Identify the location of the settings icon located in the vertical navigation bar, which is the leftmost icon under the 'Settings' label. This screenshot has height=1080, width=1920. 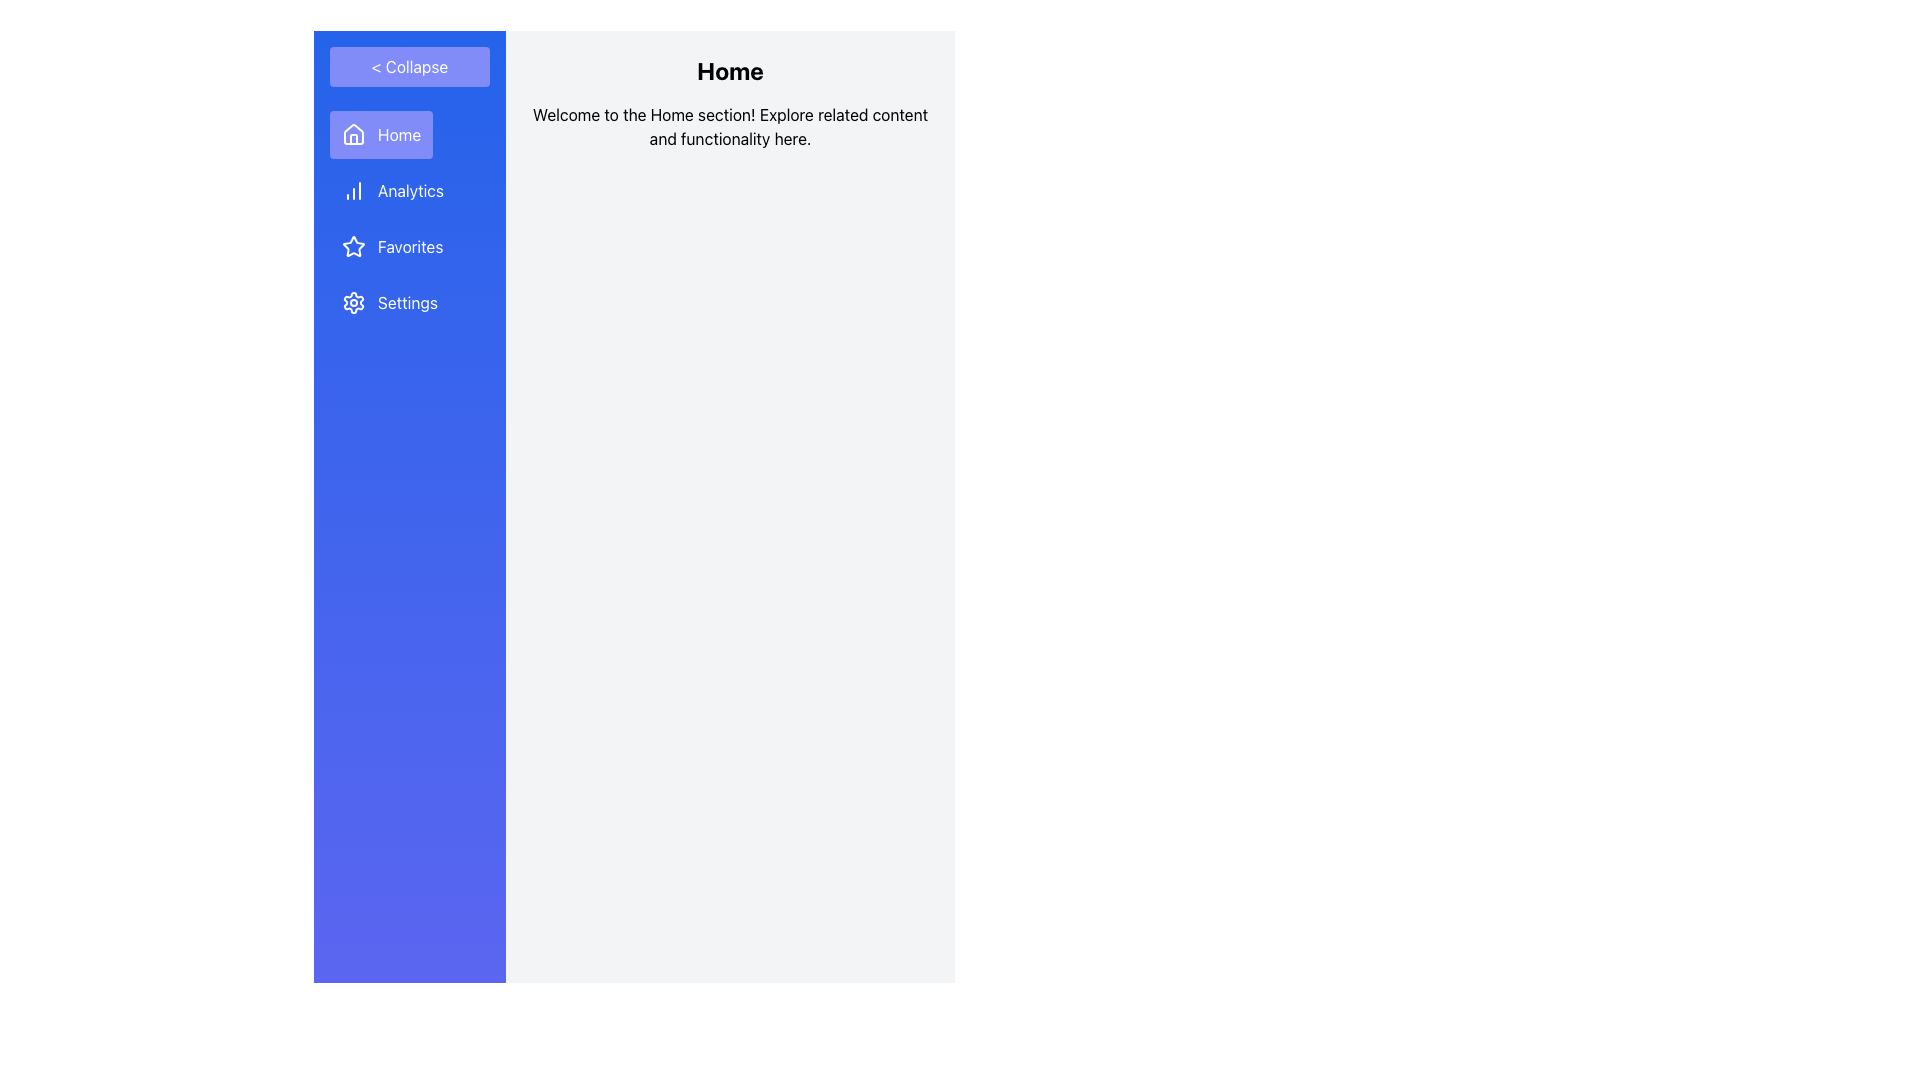
(354, 303).